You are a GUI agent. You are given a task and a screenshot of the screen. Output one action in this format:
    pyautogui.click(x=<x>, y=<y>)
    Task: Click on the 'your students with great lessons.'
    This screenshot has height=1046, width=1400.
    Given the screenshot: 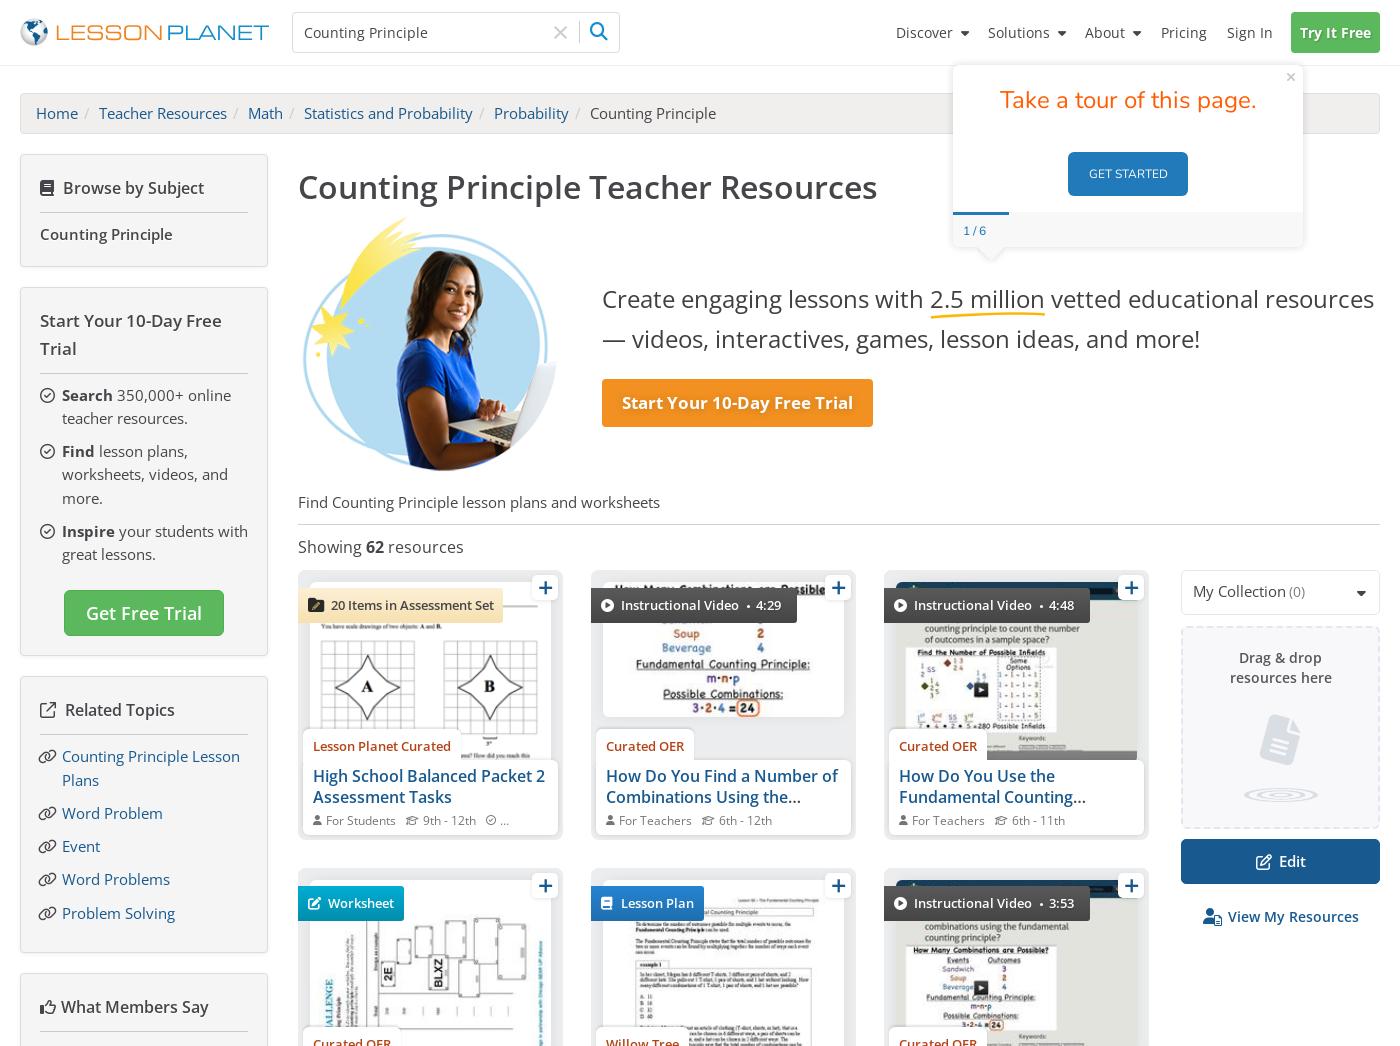 What is the action you would take?
    pyautogui.click(x=154, y=541)
    